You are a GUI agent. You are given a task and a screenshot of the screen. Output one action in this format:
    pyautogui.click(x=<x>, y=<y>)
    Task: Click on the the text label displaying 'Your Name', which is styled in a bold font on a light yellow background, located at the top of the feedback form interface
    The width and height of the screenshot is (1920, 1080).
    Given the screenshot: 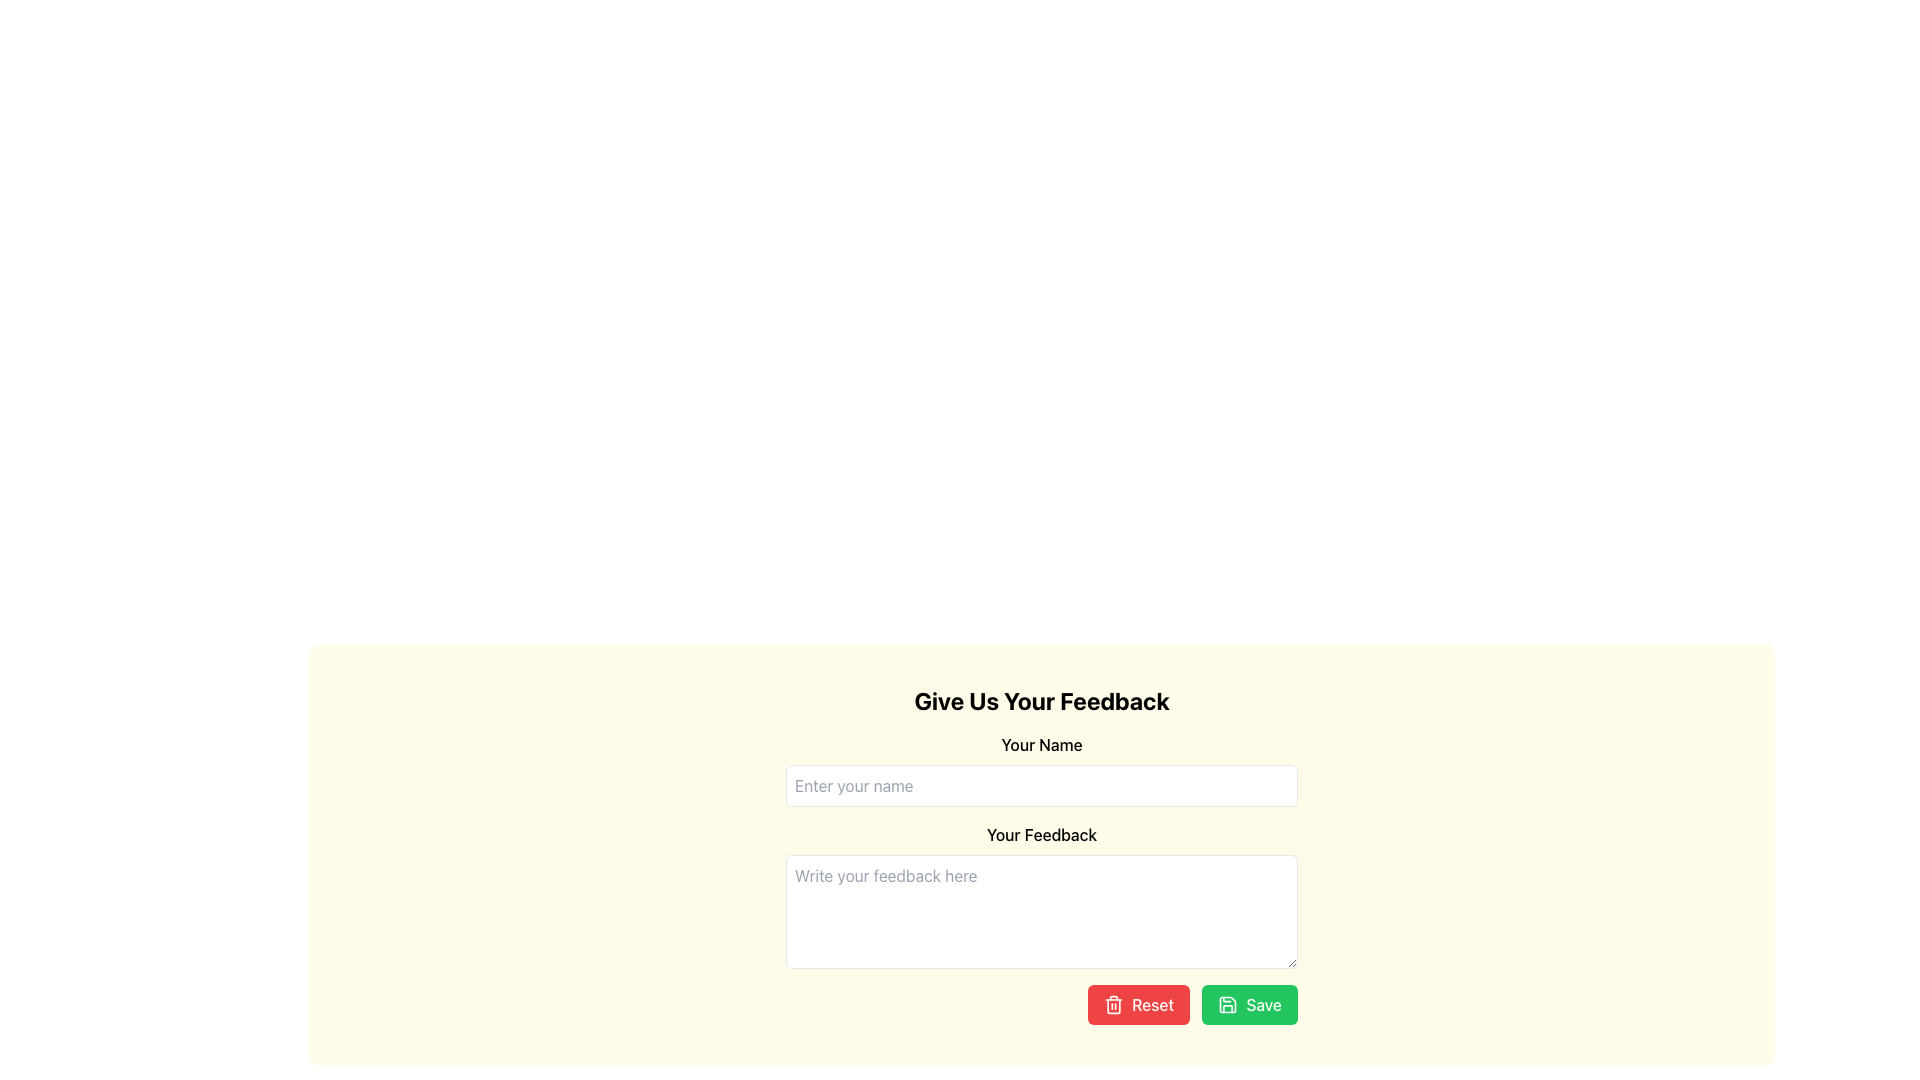 What is the action you would take?
    pyautogui.click(x=1040, y=744)
    